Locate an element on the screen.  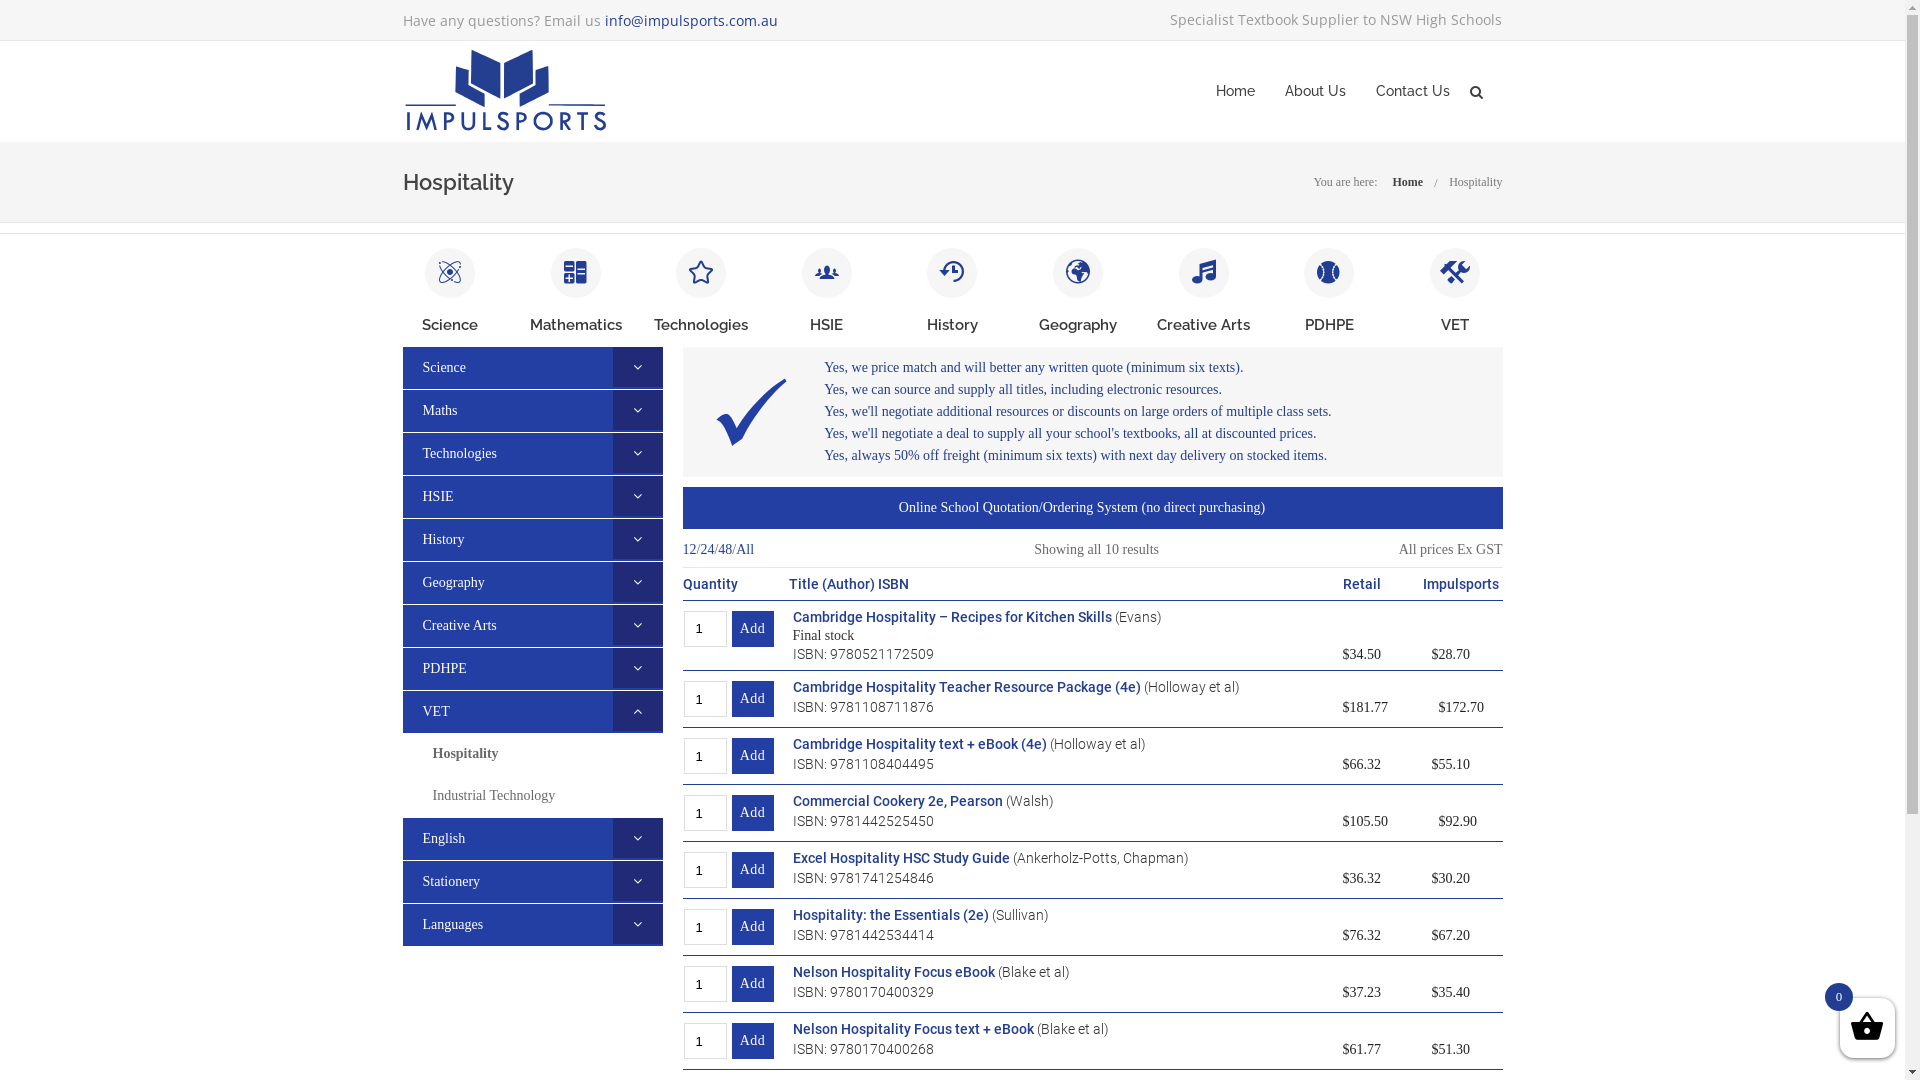
'Hospitality' is located at coordinates (464, 753).